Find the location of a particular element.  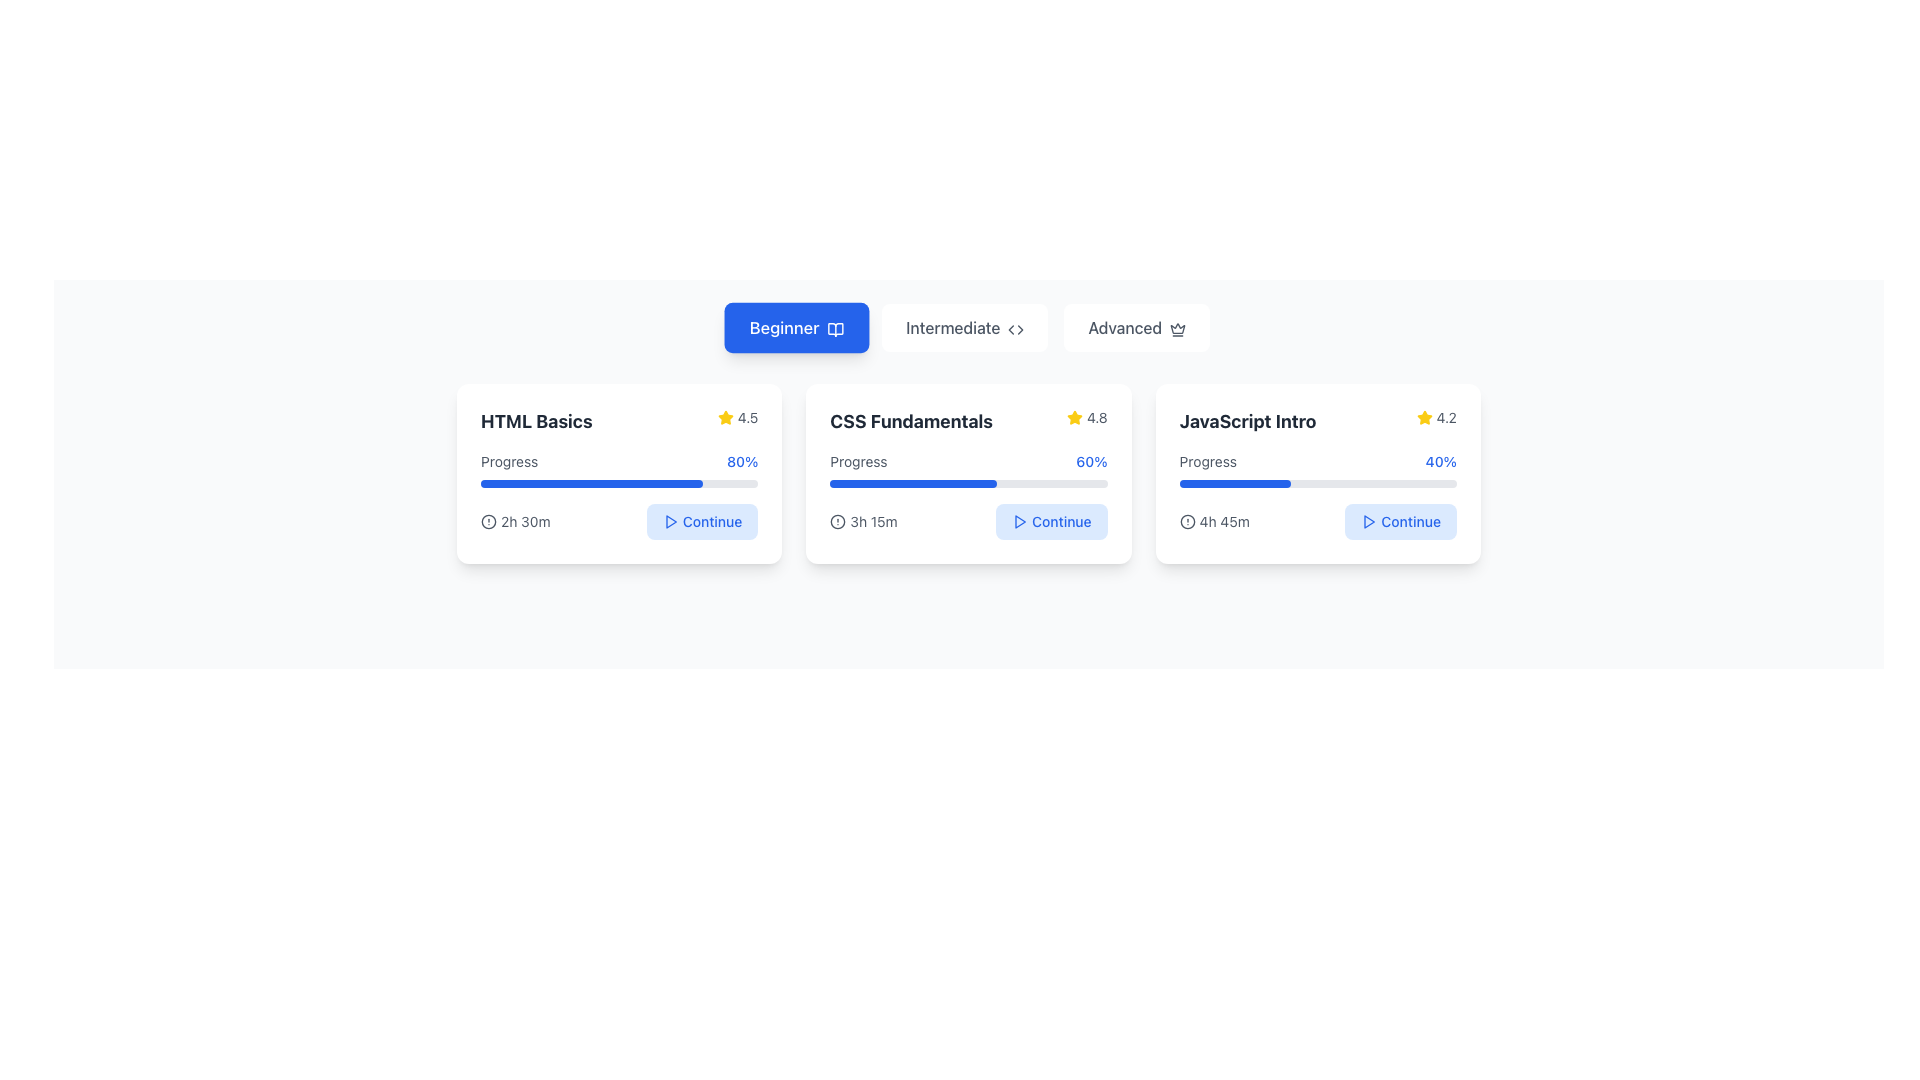

the circular alert icon located within the 'JavaScript Intro' card, positioned to the left of the text '4h 45m' is located at coordinates (1187, 520).